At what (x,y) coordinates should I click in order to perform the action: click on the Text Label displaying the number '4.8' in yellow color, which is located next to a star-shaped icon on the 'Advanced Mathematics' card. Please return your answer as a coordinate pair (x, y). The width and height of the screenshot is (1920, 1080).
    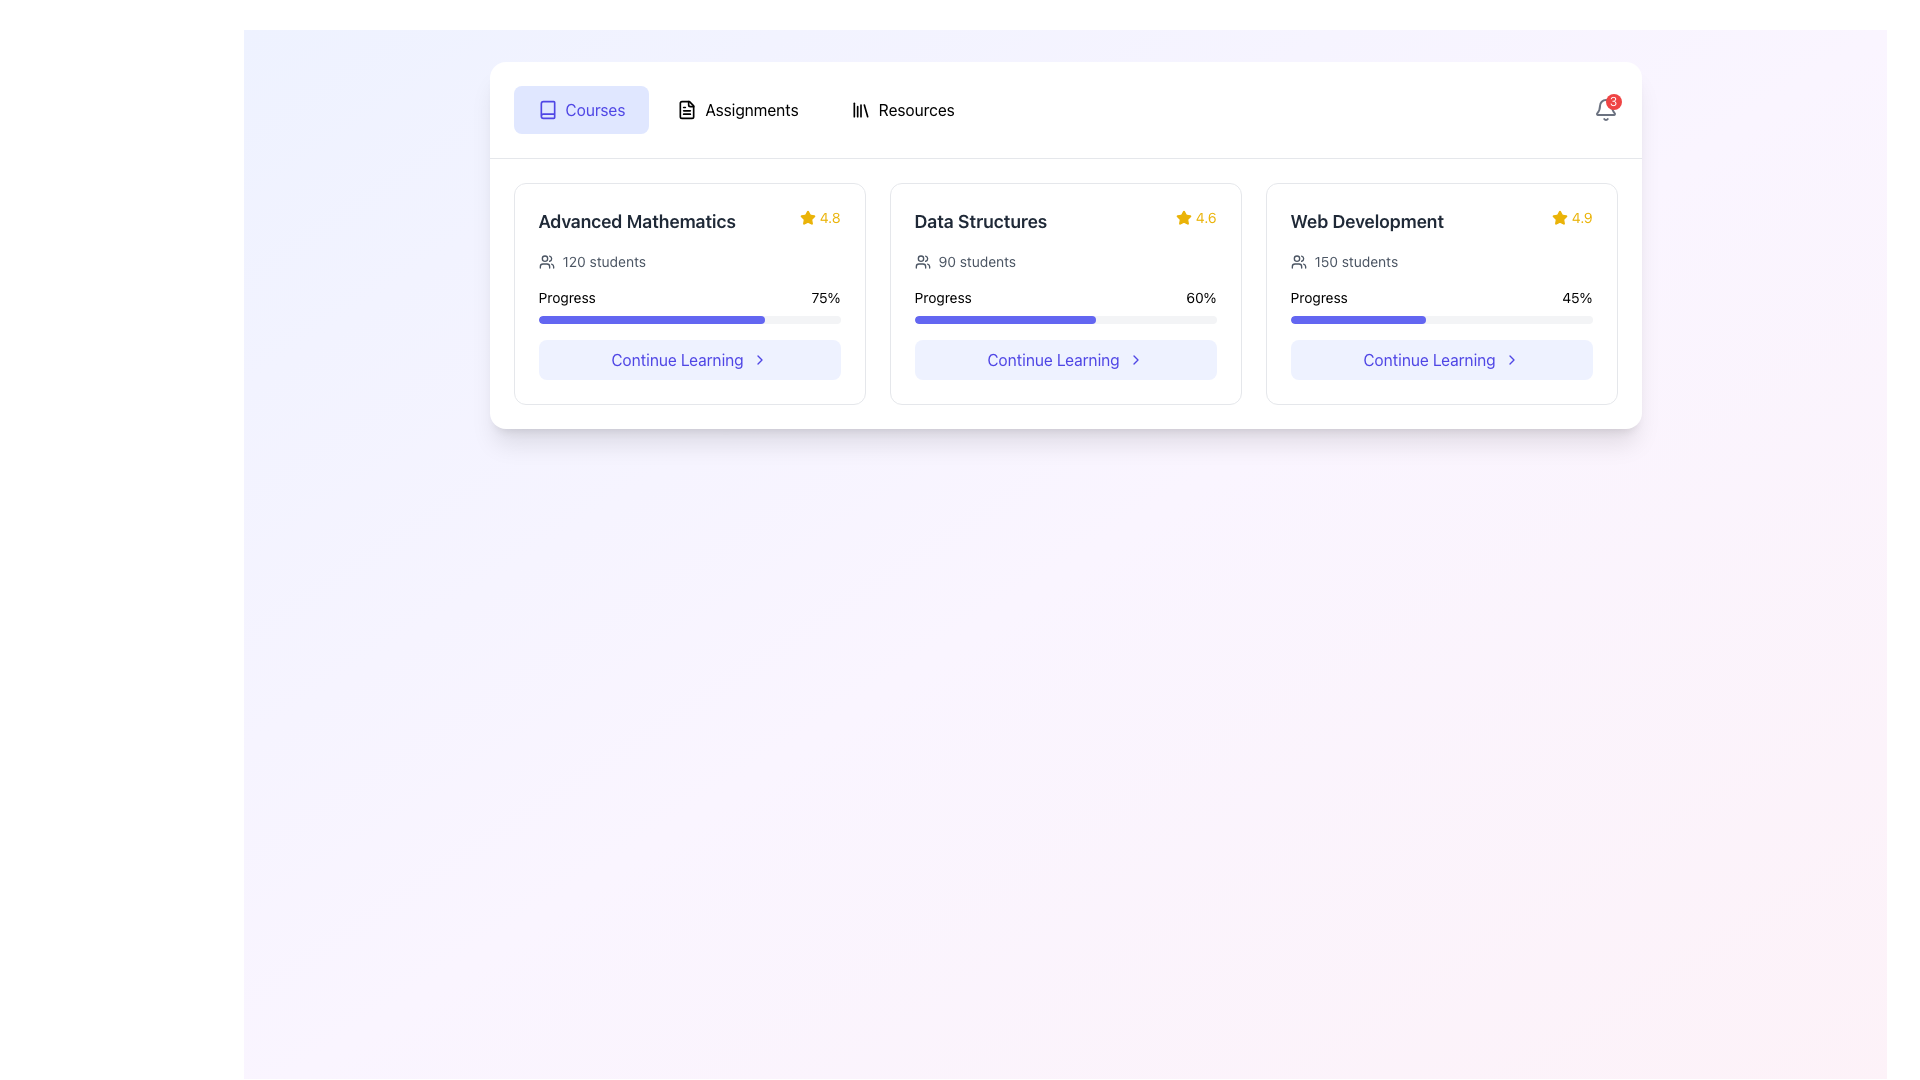
    Looking at the image, I should click on (830, 218).